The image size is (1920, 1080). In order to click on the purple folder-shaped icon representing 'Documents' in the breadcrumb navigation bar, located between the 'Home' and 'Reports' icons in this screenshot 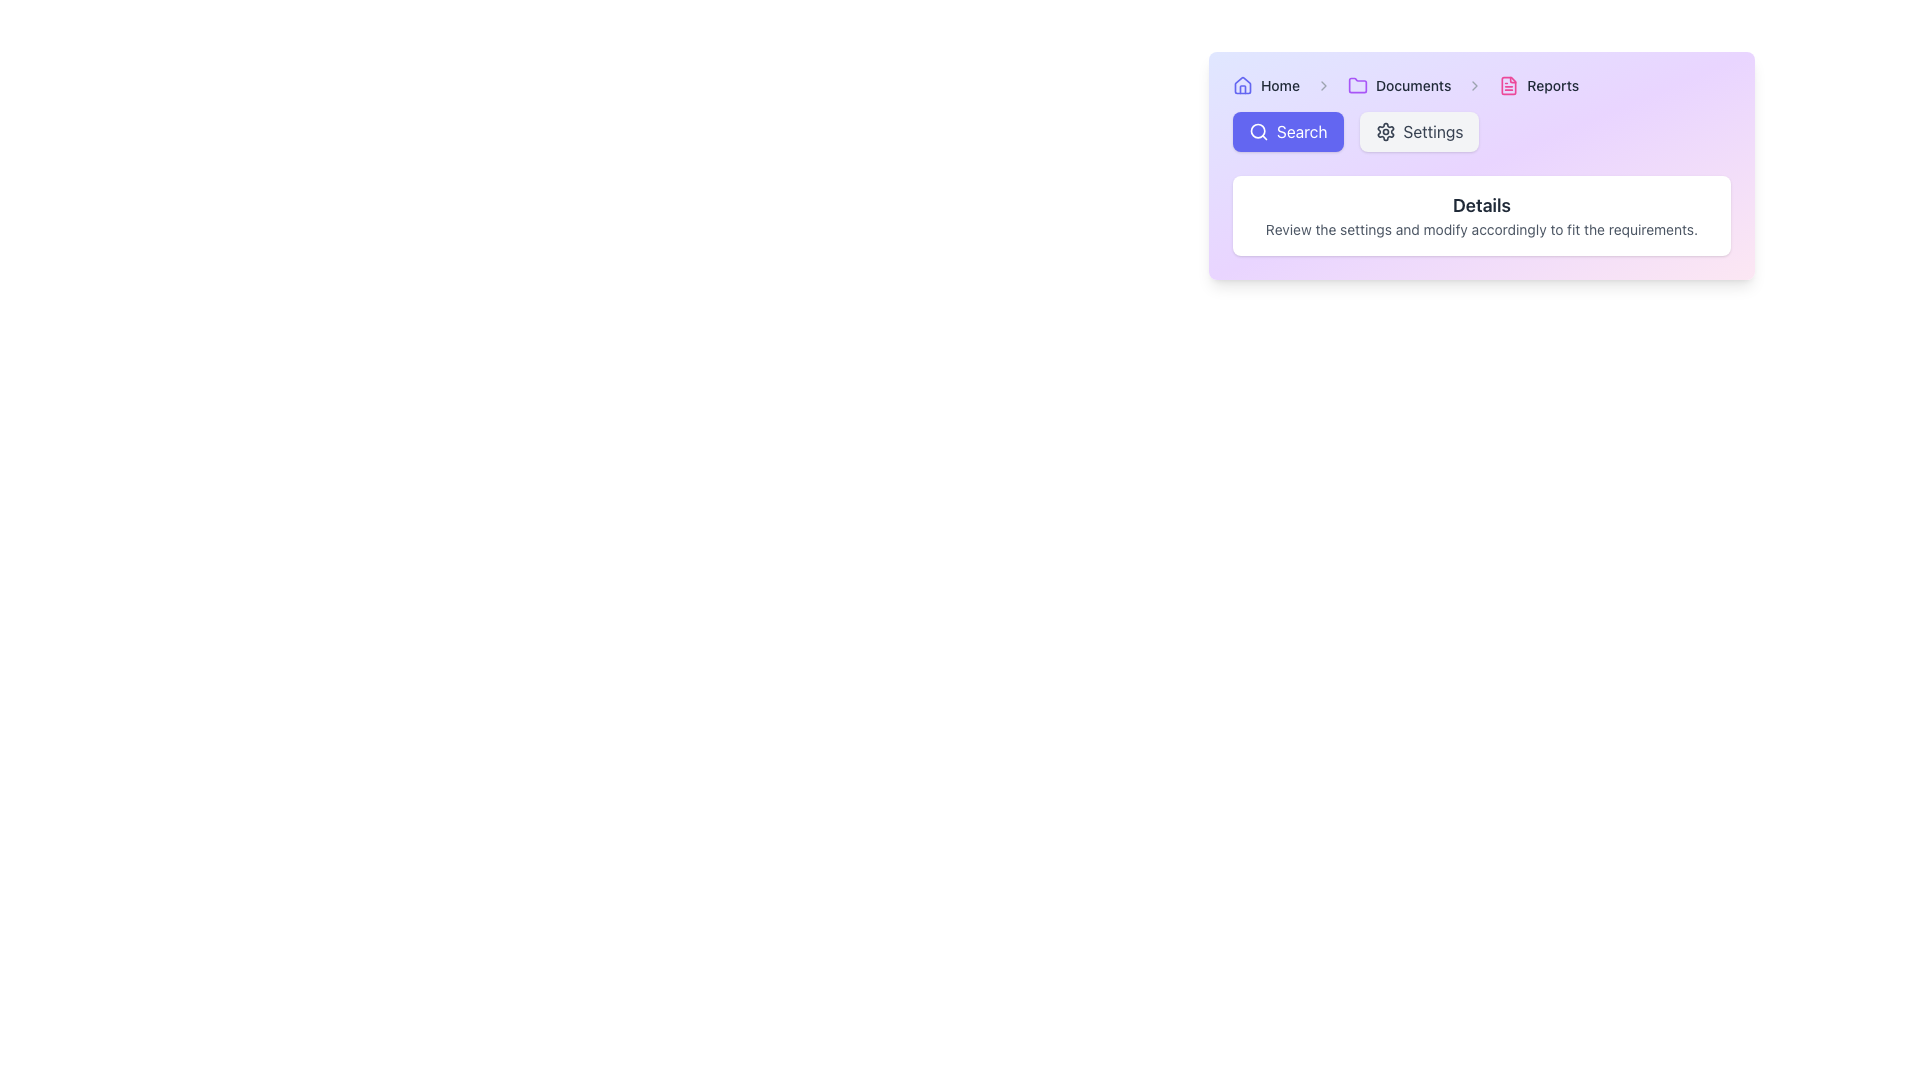, I will do `click(1358, 83)`.